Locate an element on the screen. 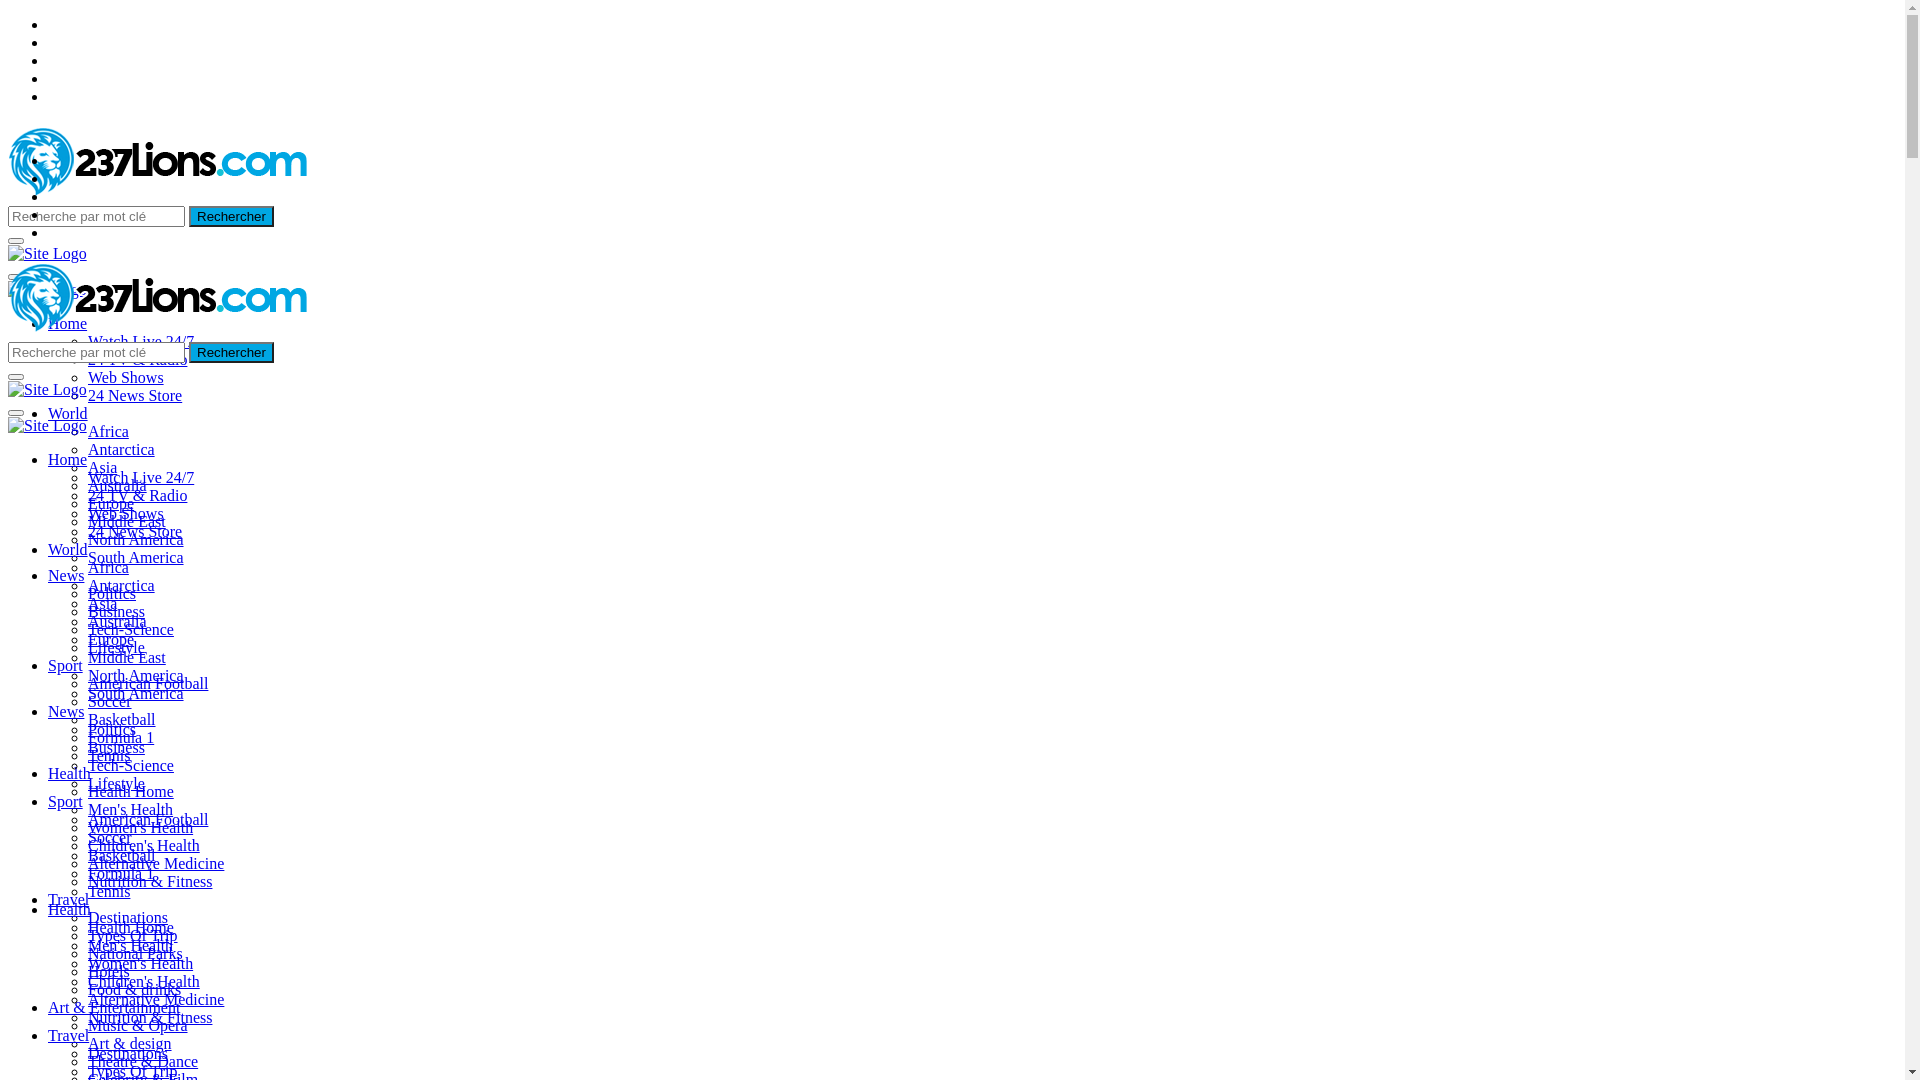 The height and width of the screenshot is (1080, 1920). 'North America' is located at coordinates (134, 538).